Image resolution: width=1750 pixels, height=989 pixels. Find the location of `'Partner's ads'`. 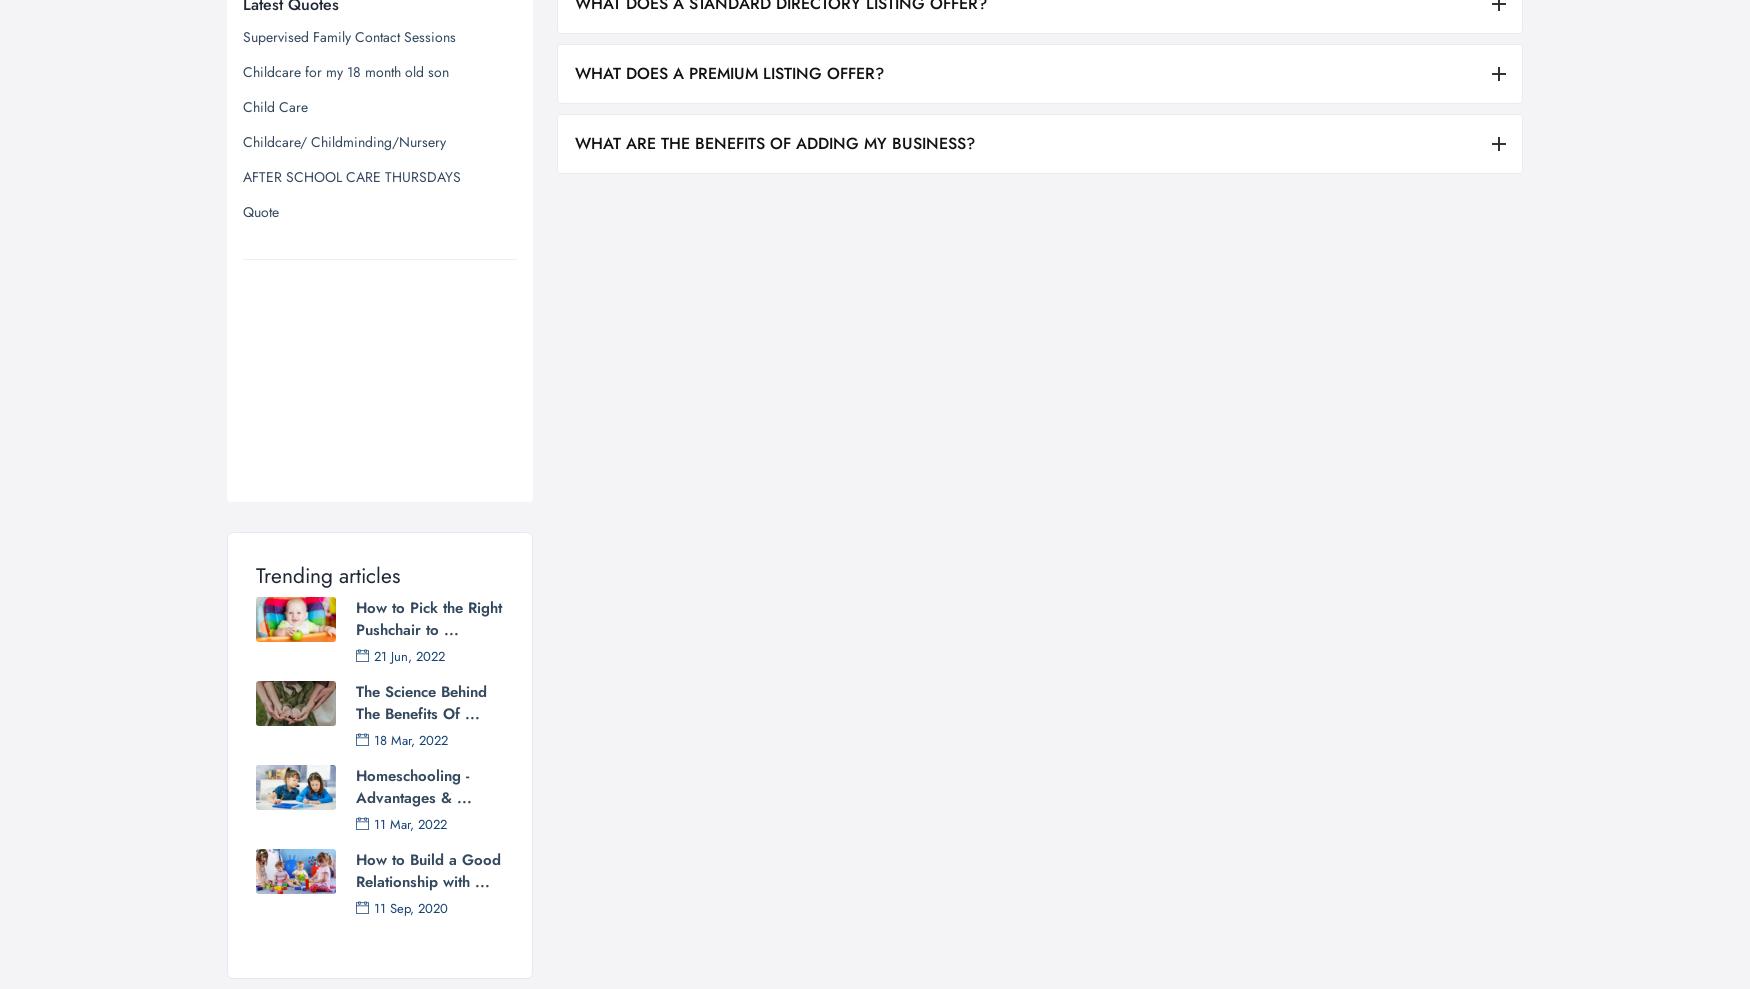

'Partner's ads' is located at coordinates (298, 98).